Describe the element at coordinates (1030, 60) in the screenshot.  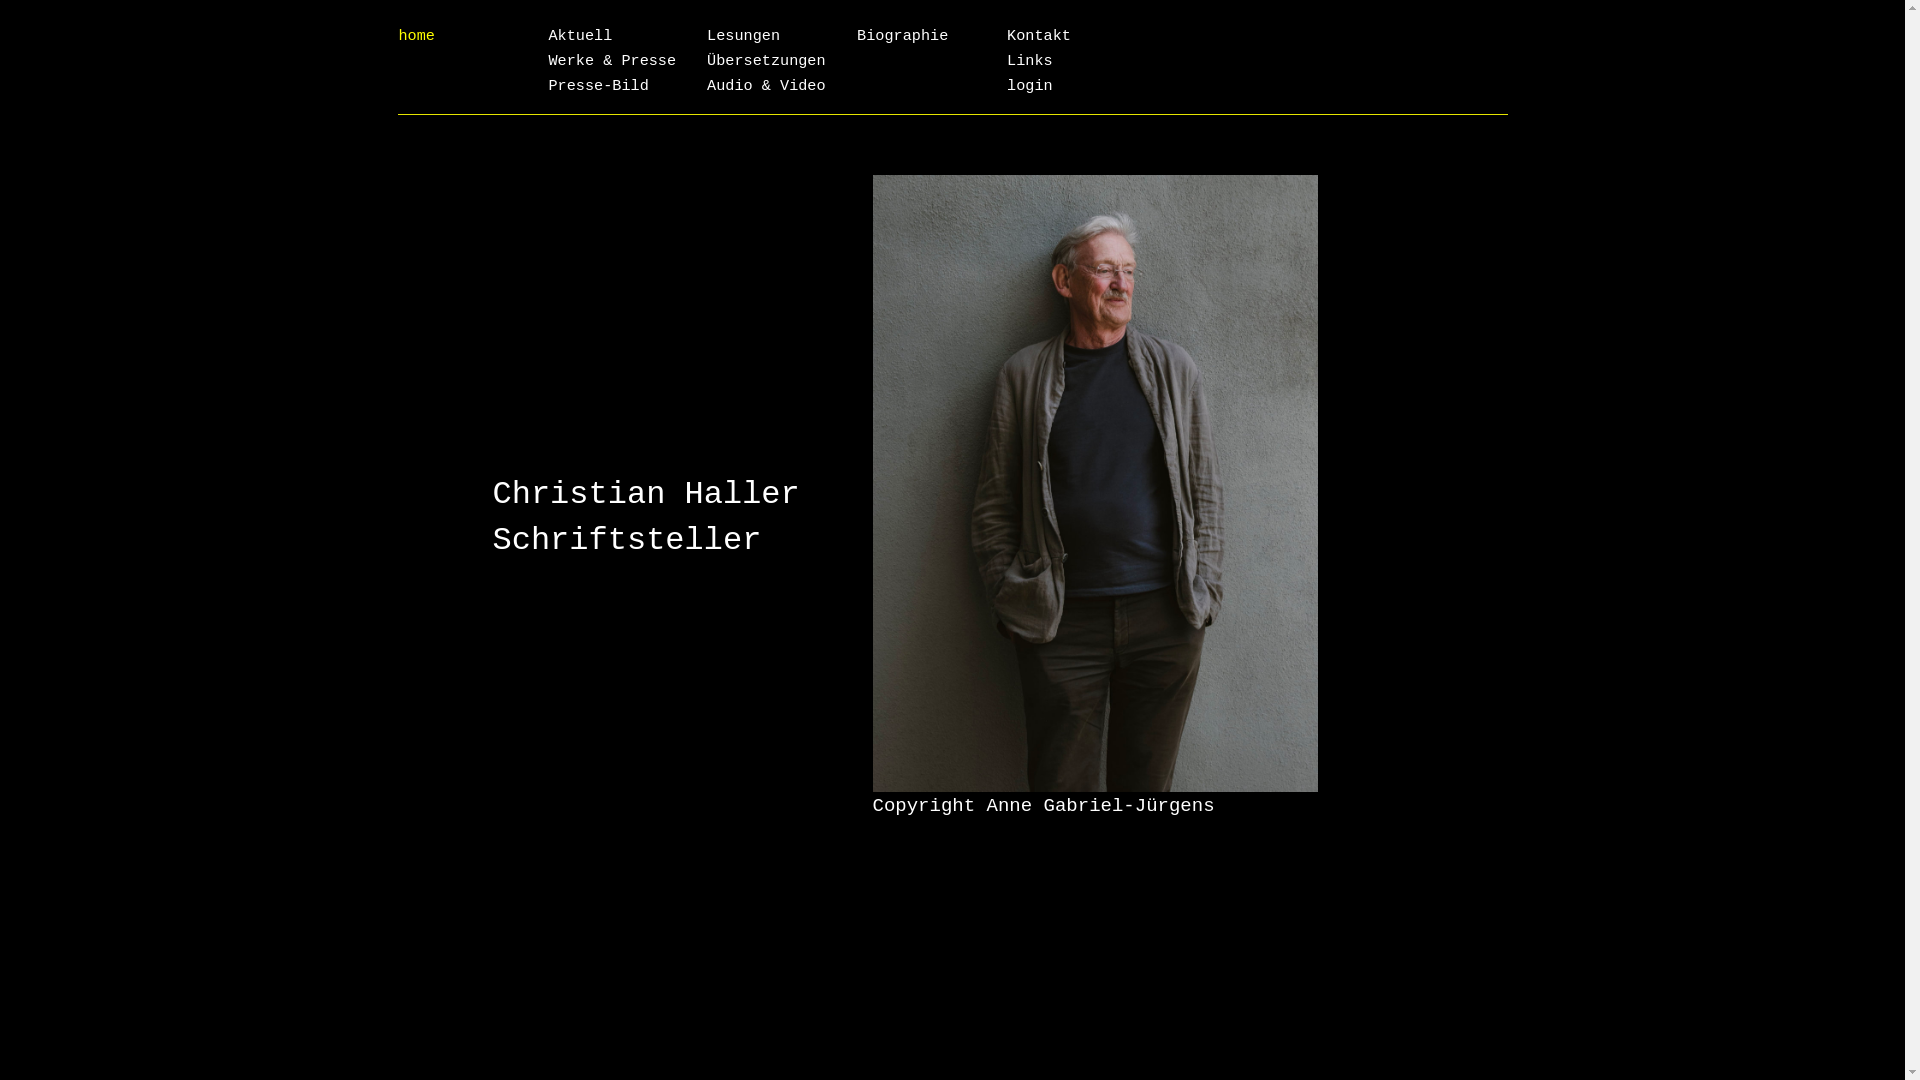
I see `'Links'` at that location.